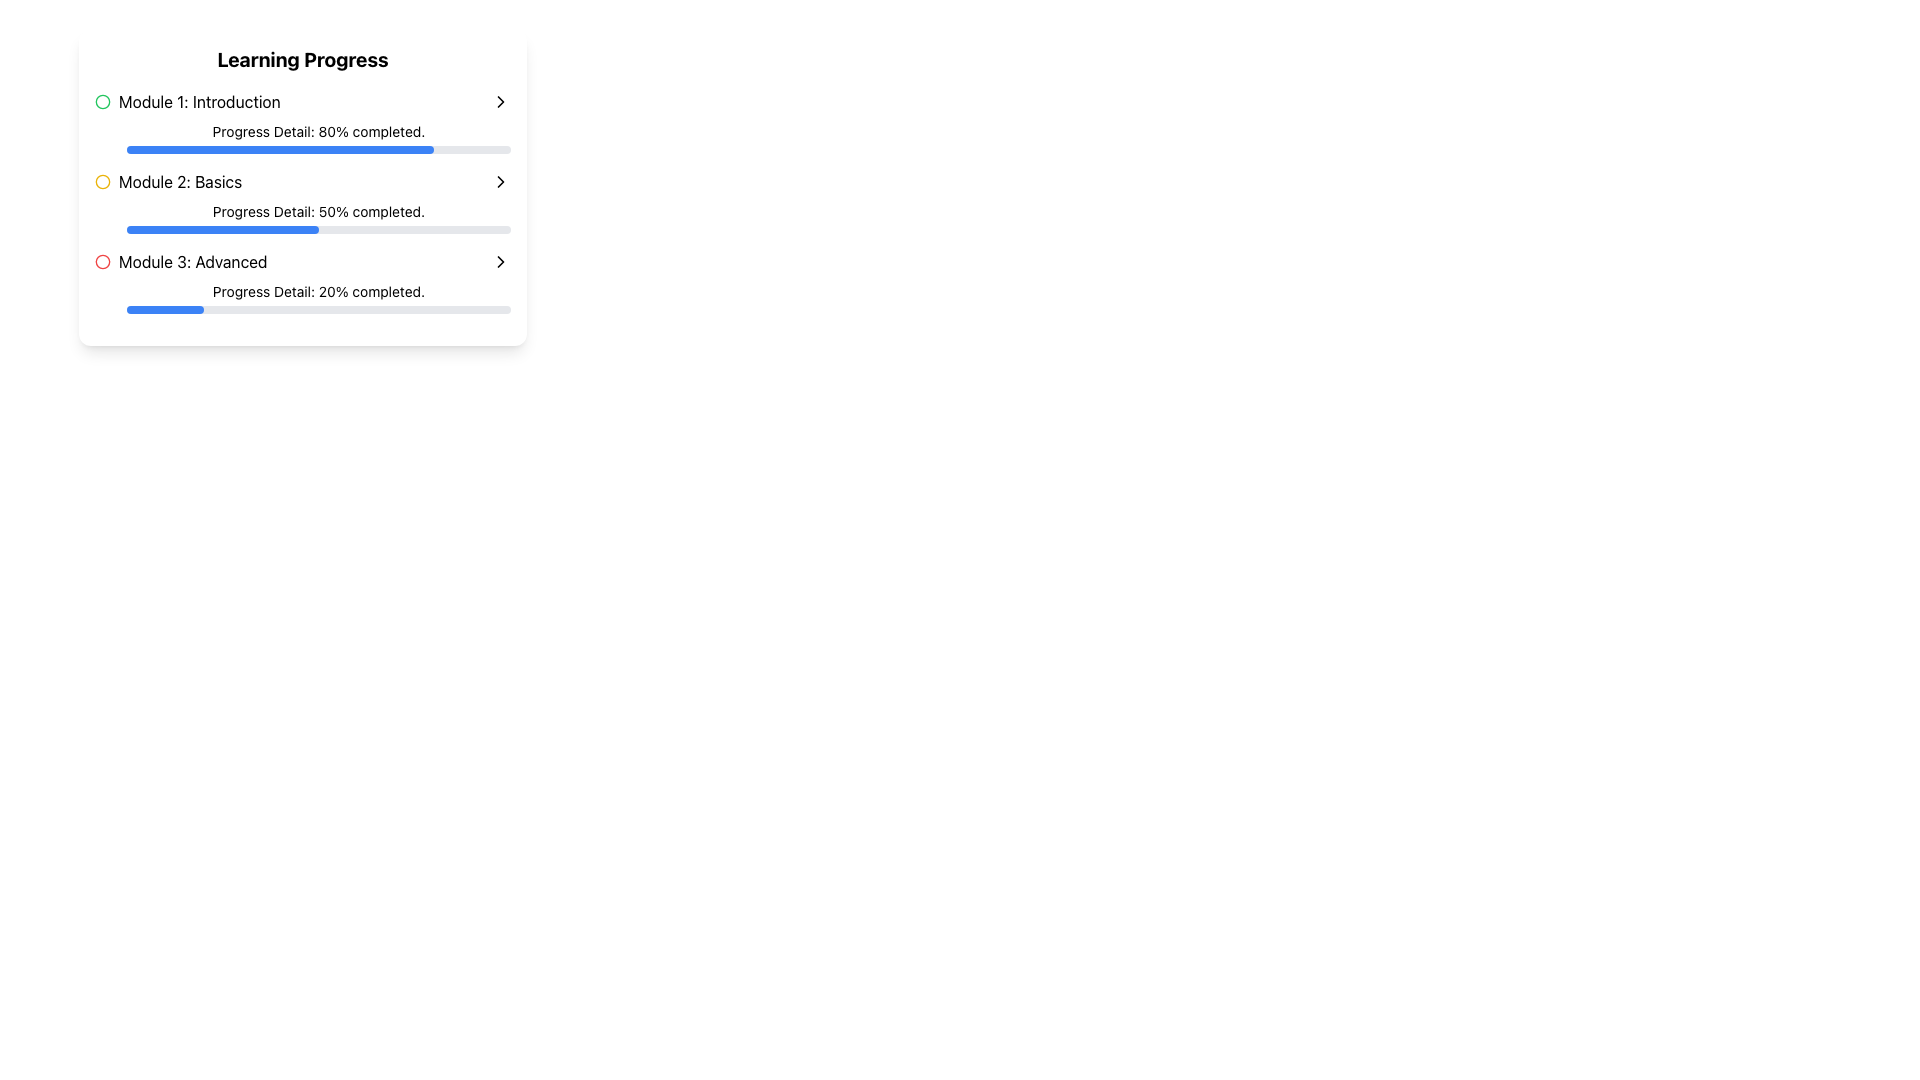 The height and width of the screenshot is (1080, 1920). Describe the element at coordinates (301, 261) in the screenshot. I see `the button labeled 'Module 3: Advanced' which is the third item under 'Learning Progress', indicated by the red circular icon on the left and a right-pointing arrow on the right` at that location.